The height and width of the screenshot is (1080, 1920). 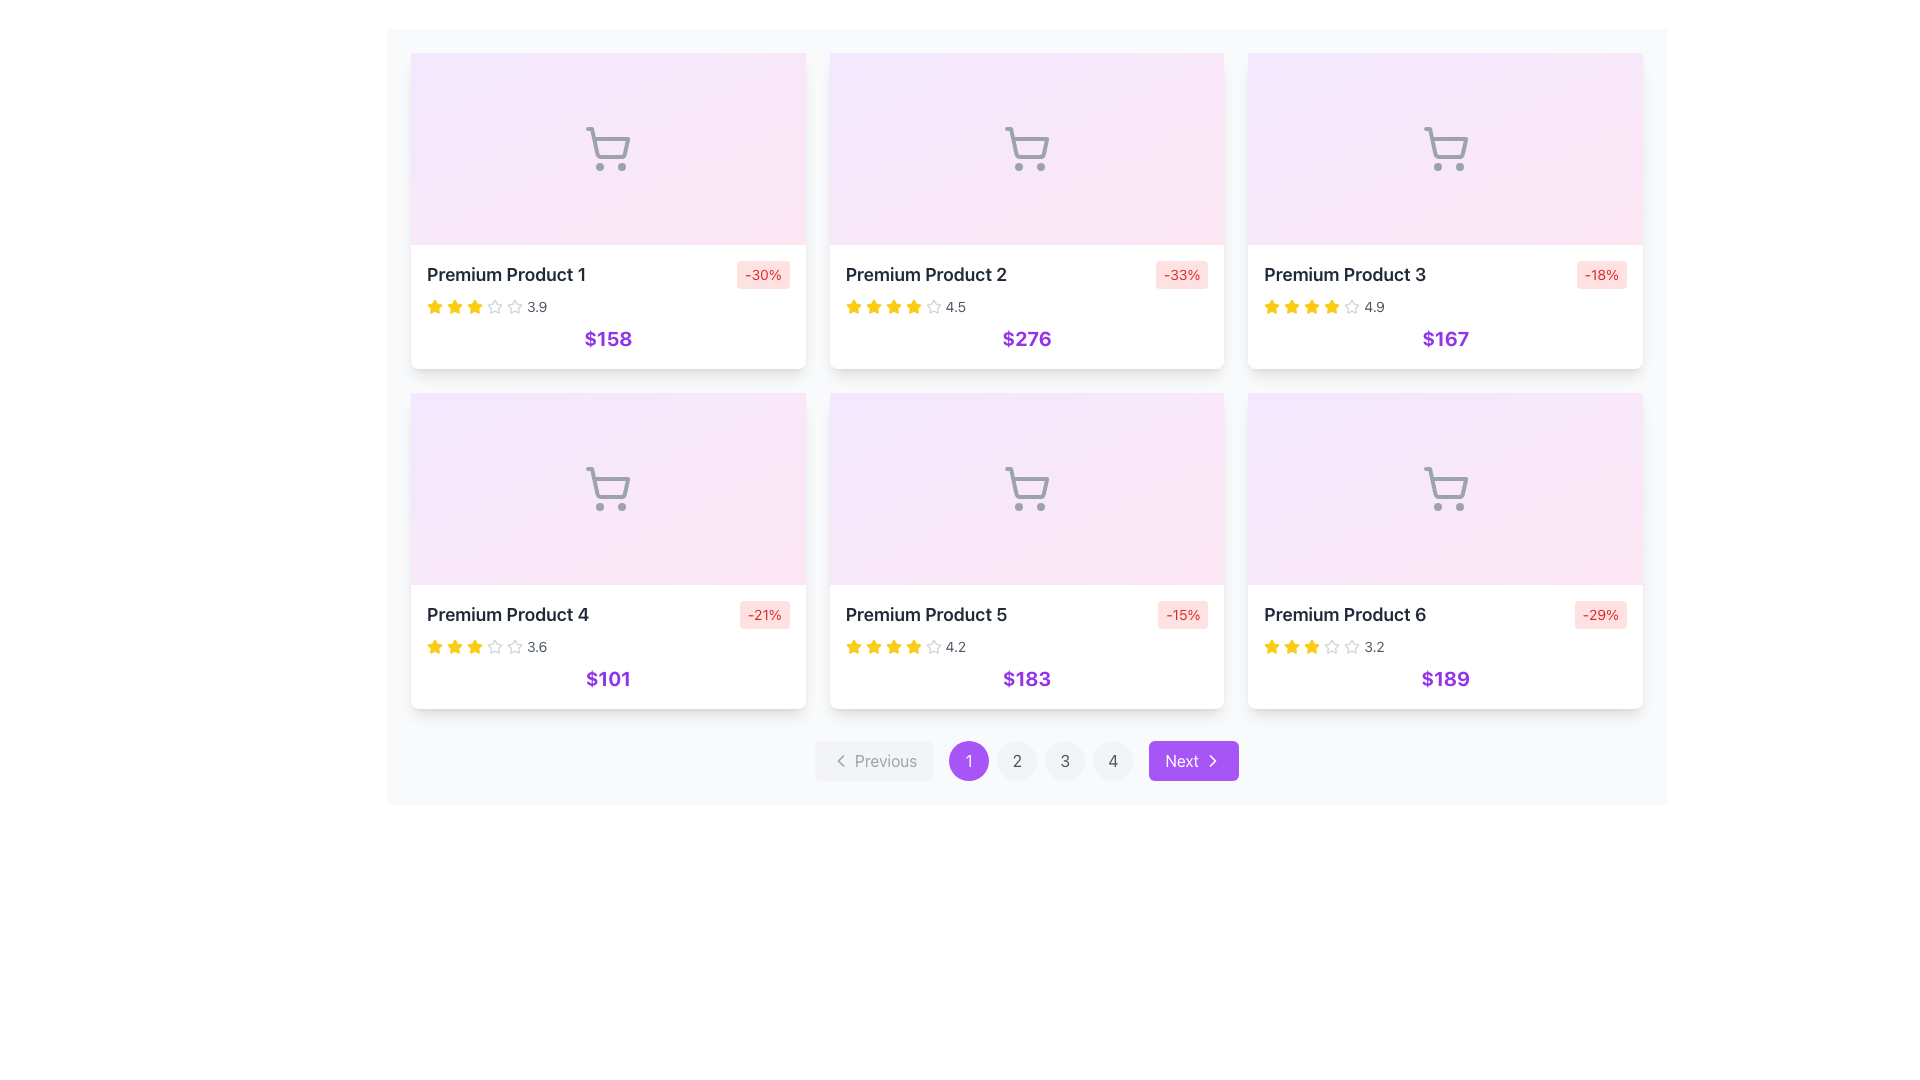 I want to click on the fourth star icon in the rating bar for 'Premium Product 6', which is styled in yellow and represents a filled star, so click(x=1312, y=647).